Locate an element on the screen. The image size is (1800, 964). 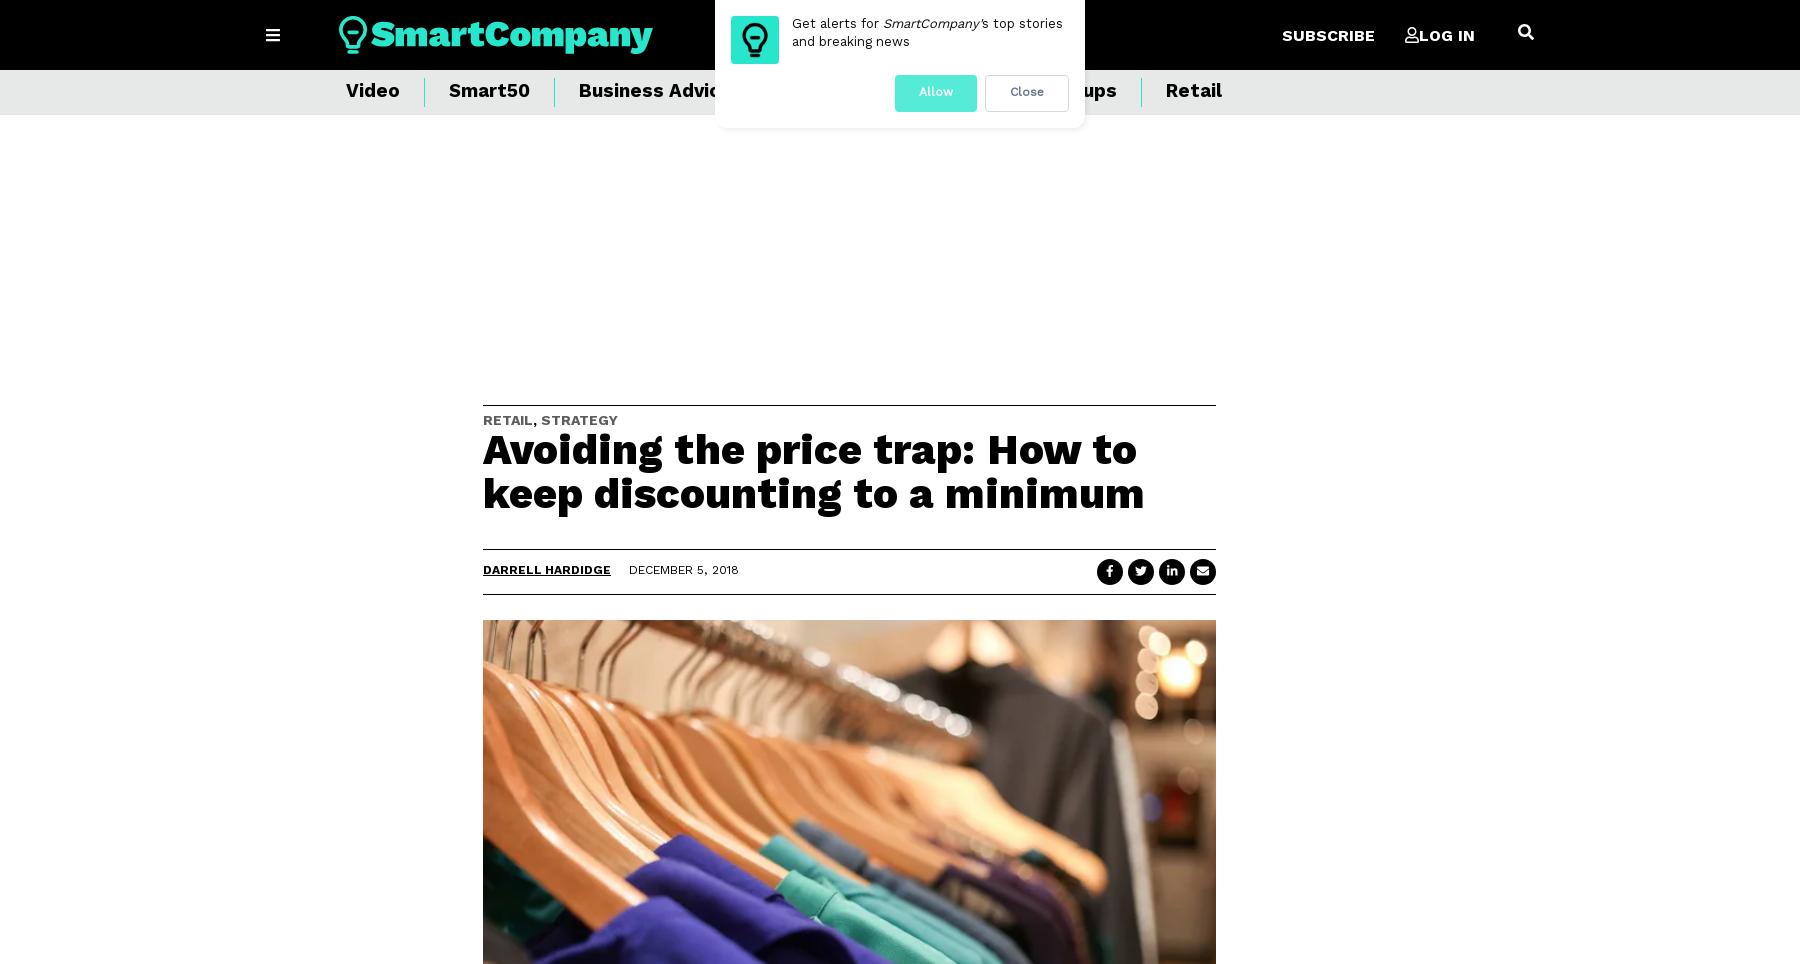
'Smart50' is located at coordinates (487, 90).